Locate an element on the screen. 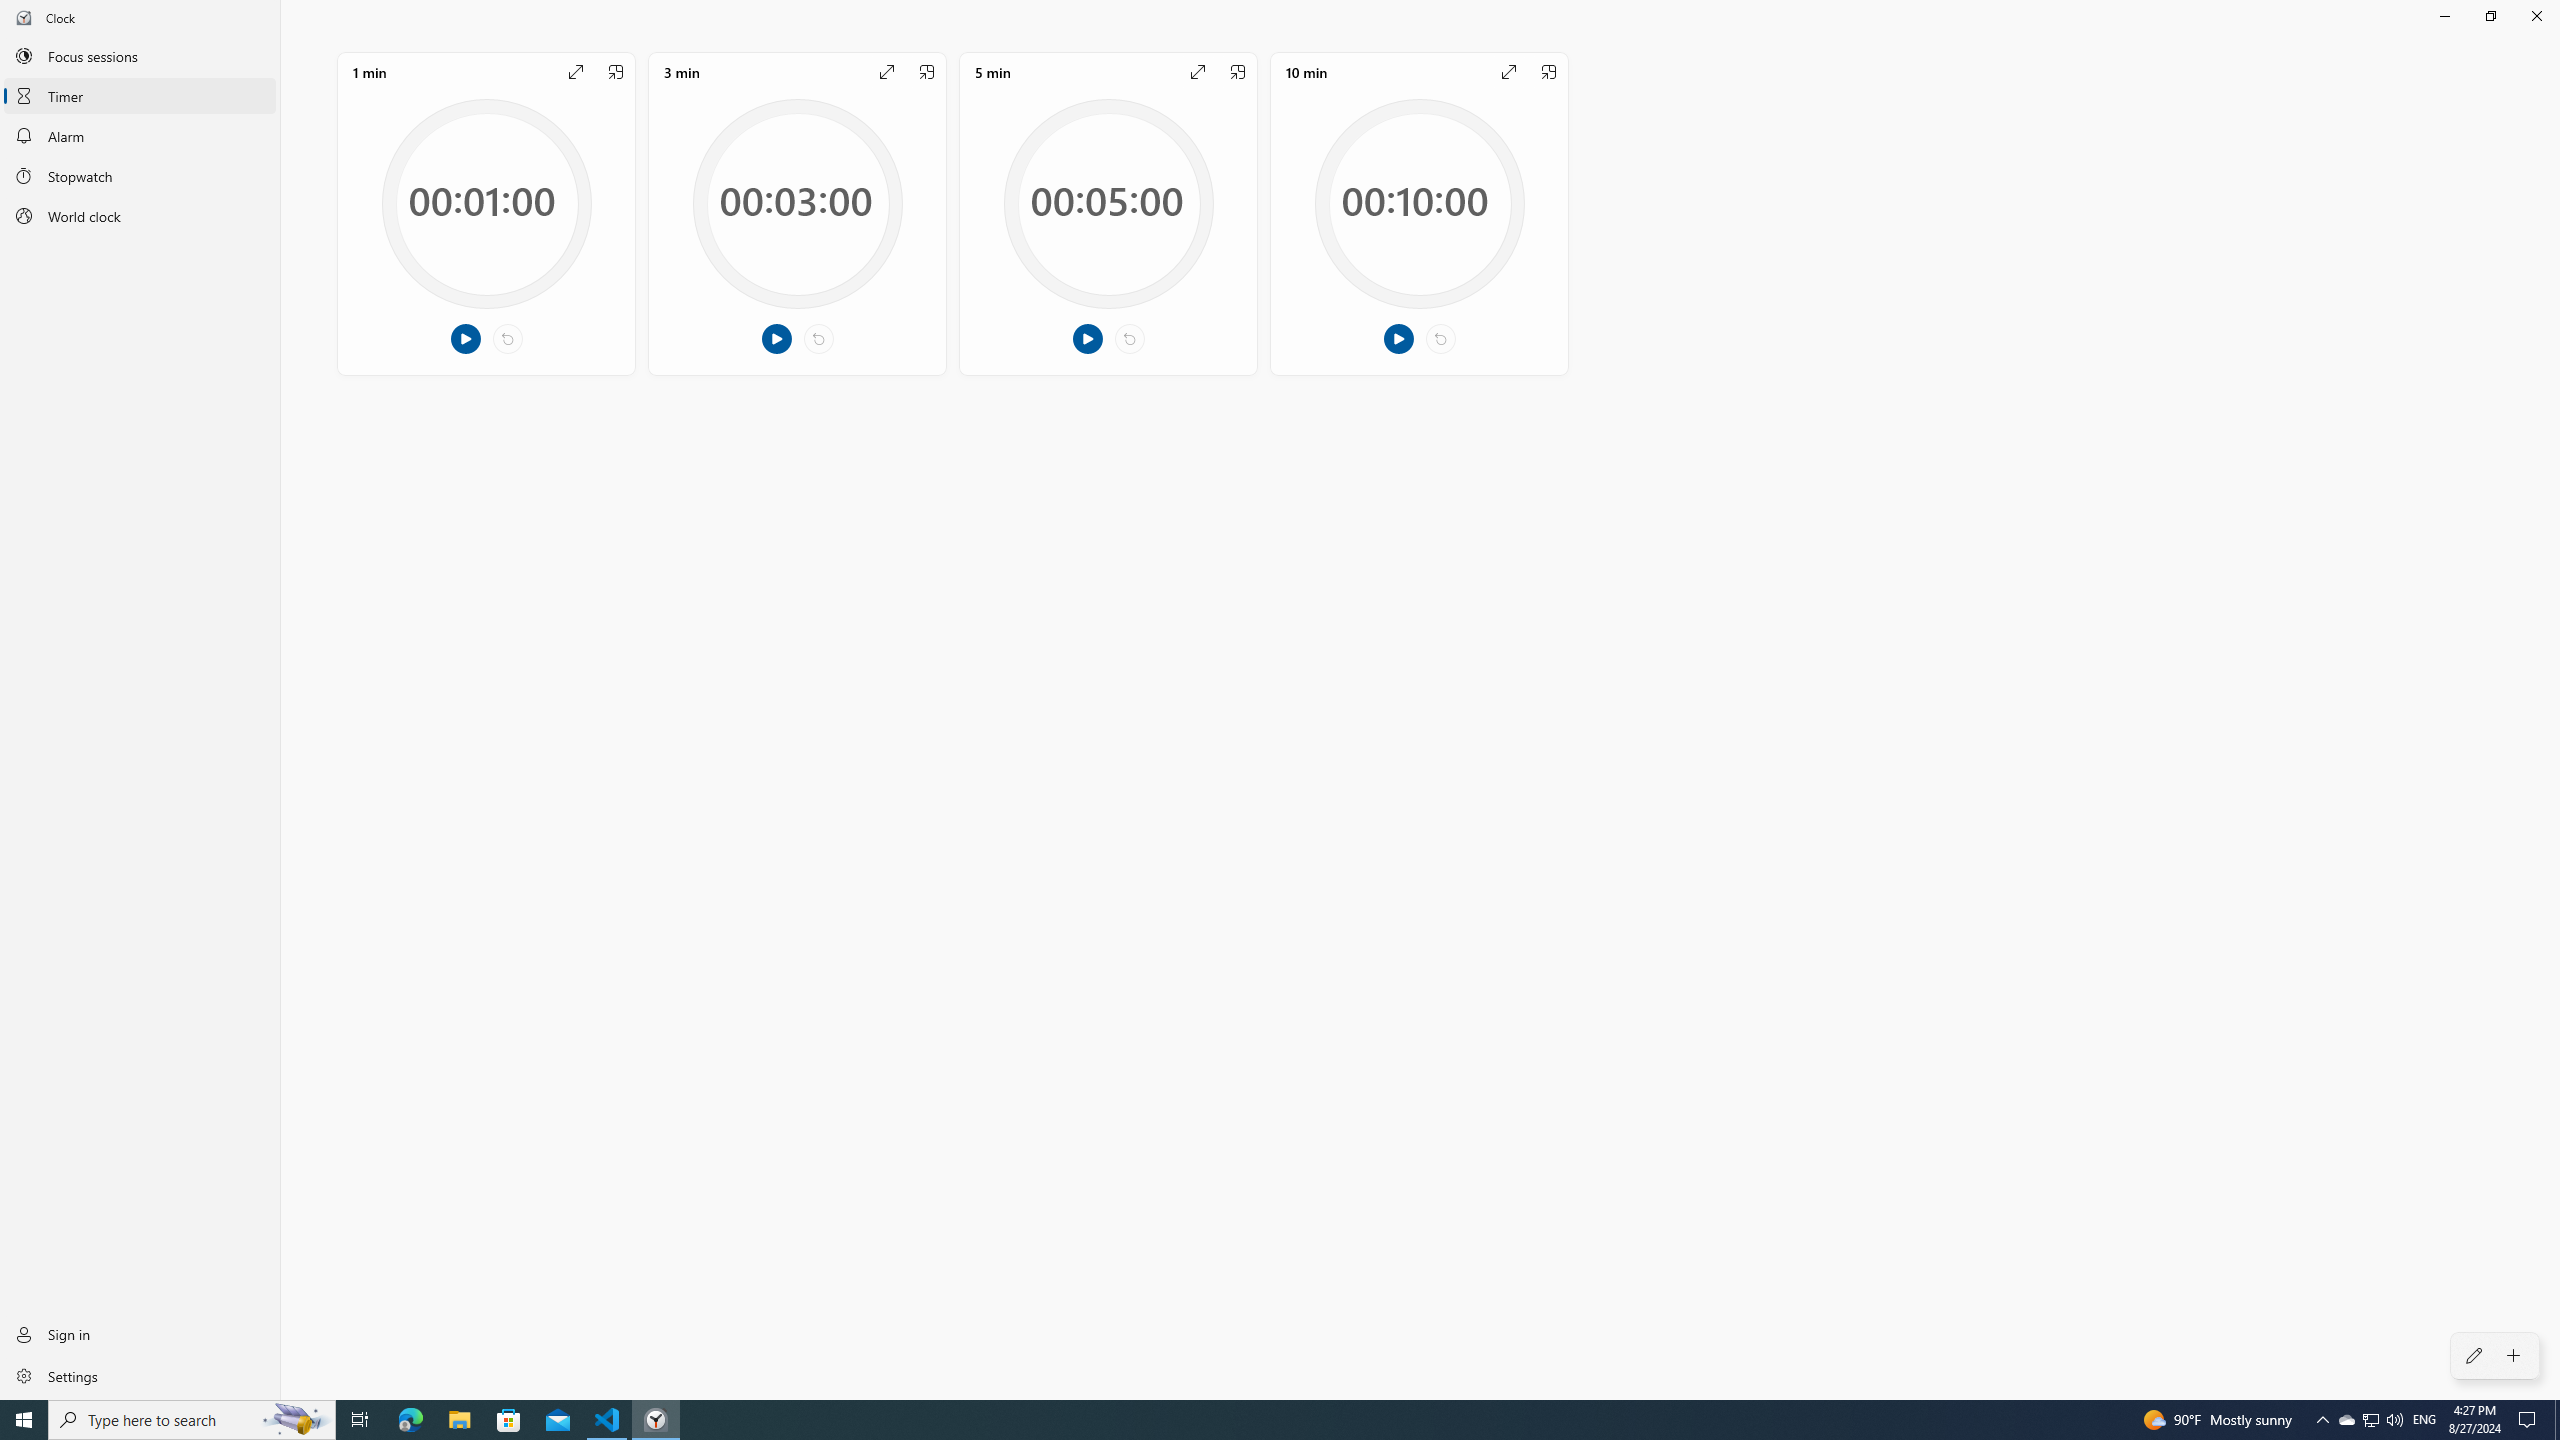 The image size is (2560, 1440). 'Alarm' is located at coordinates (139, 135).